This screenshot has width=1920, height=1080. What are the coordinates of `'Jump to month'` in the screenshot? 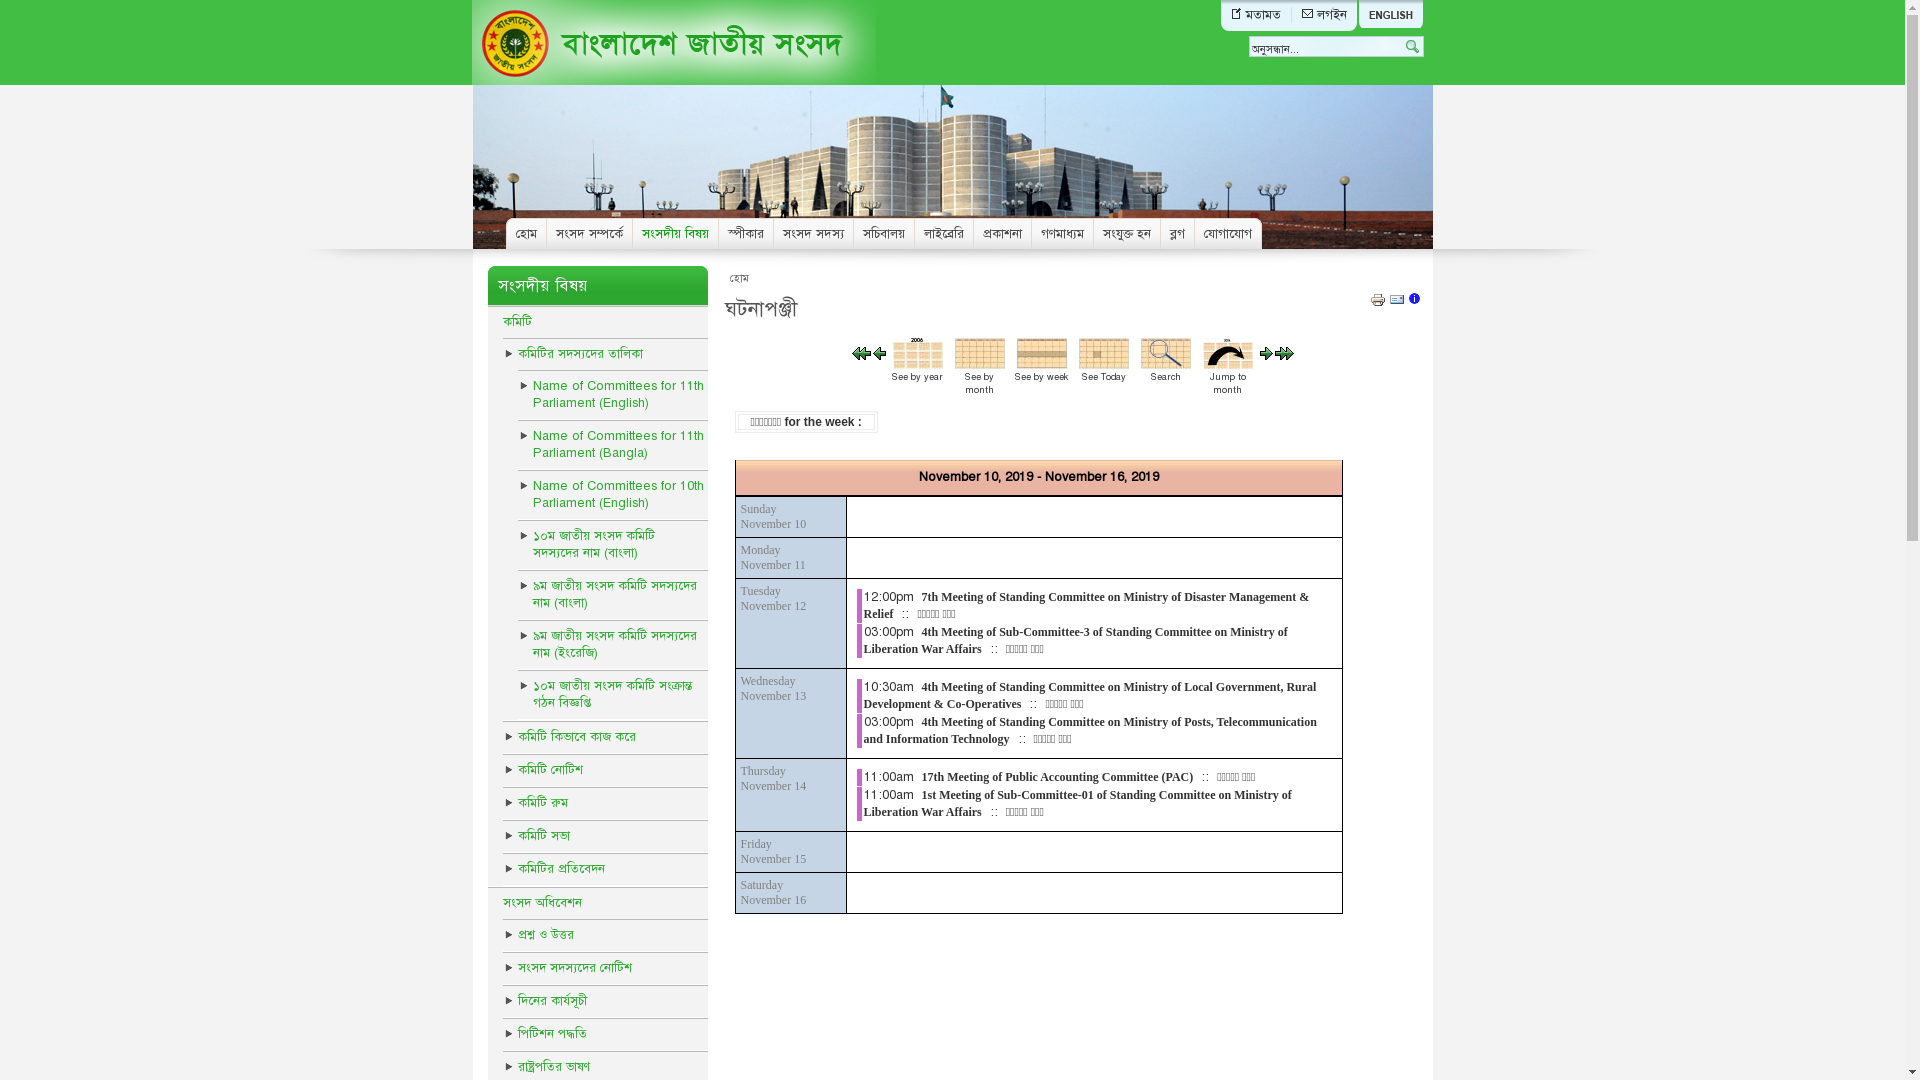 It's located at (1202, 365).